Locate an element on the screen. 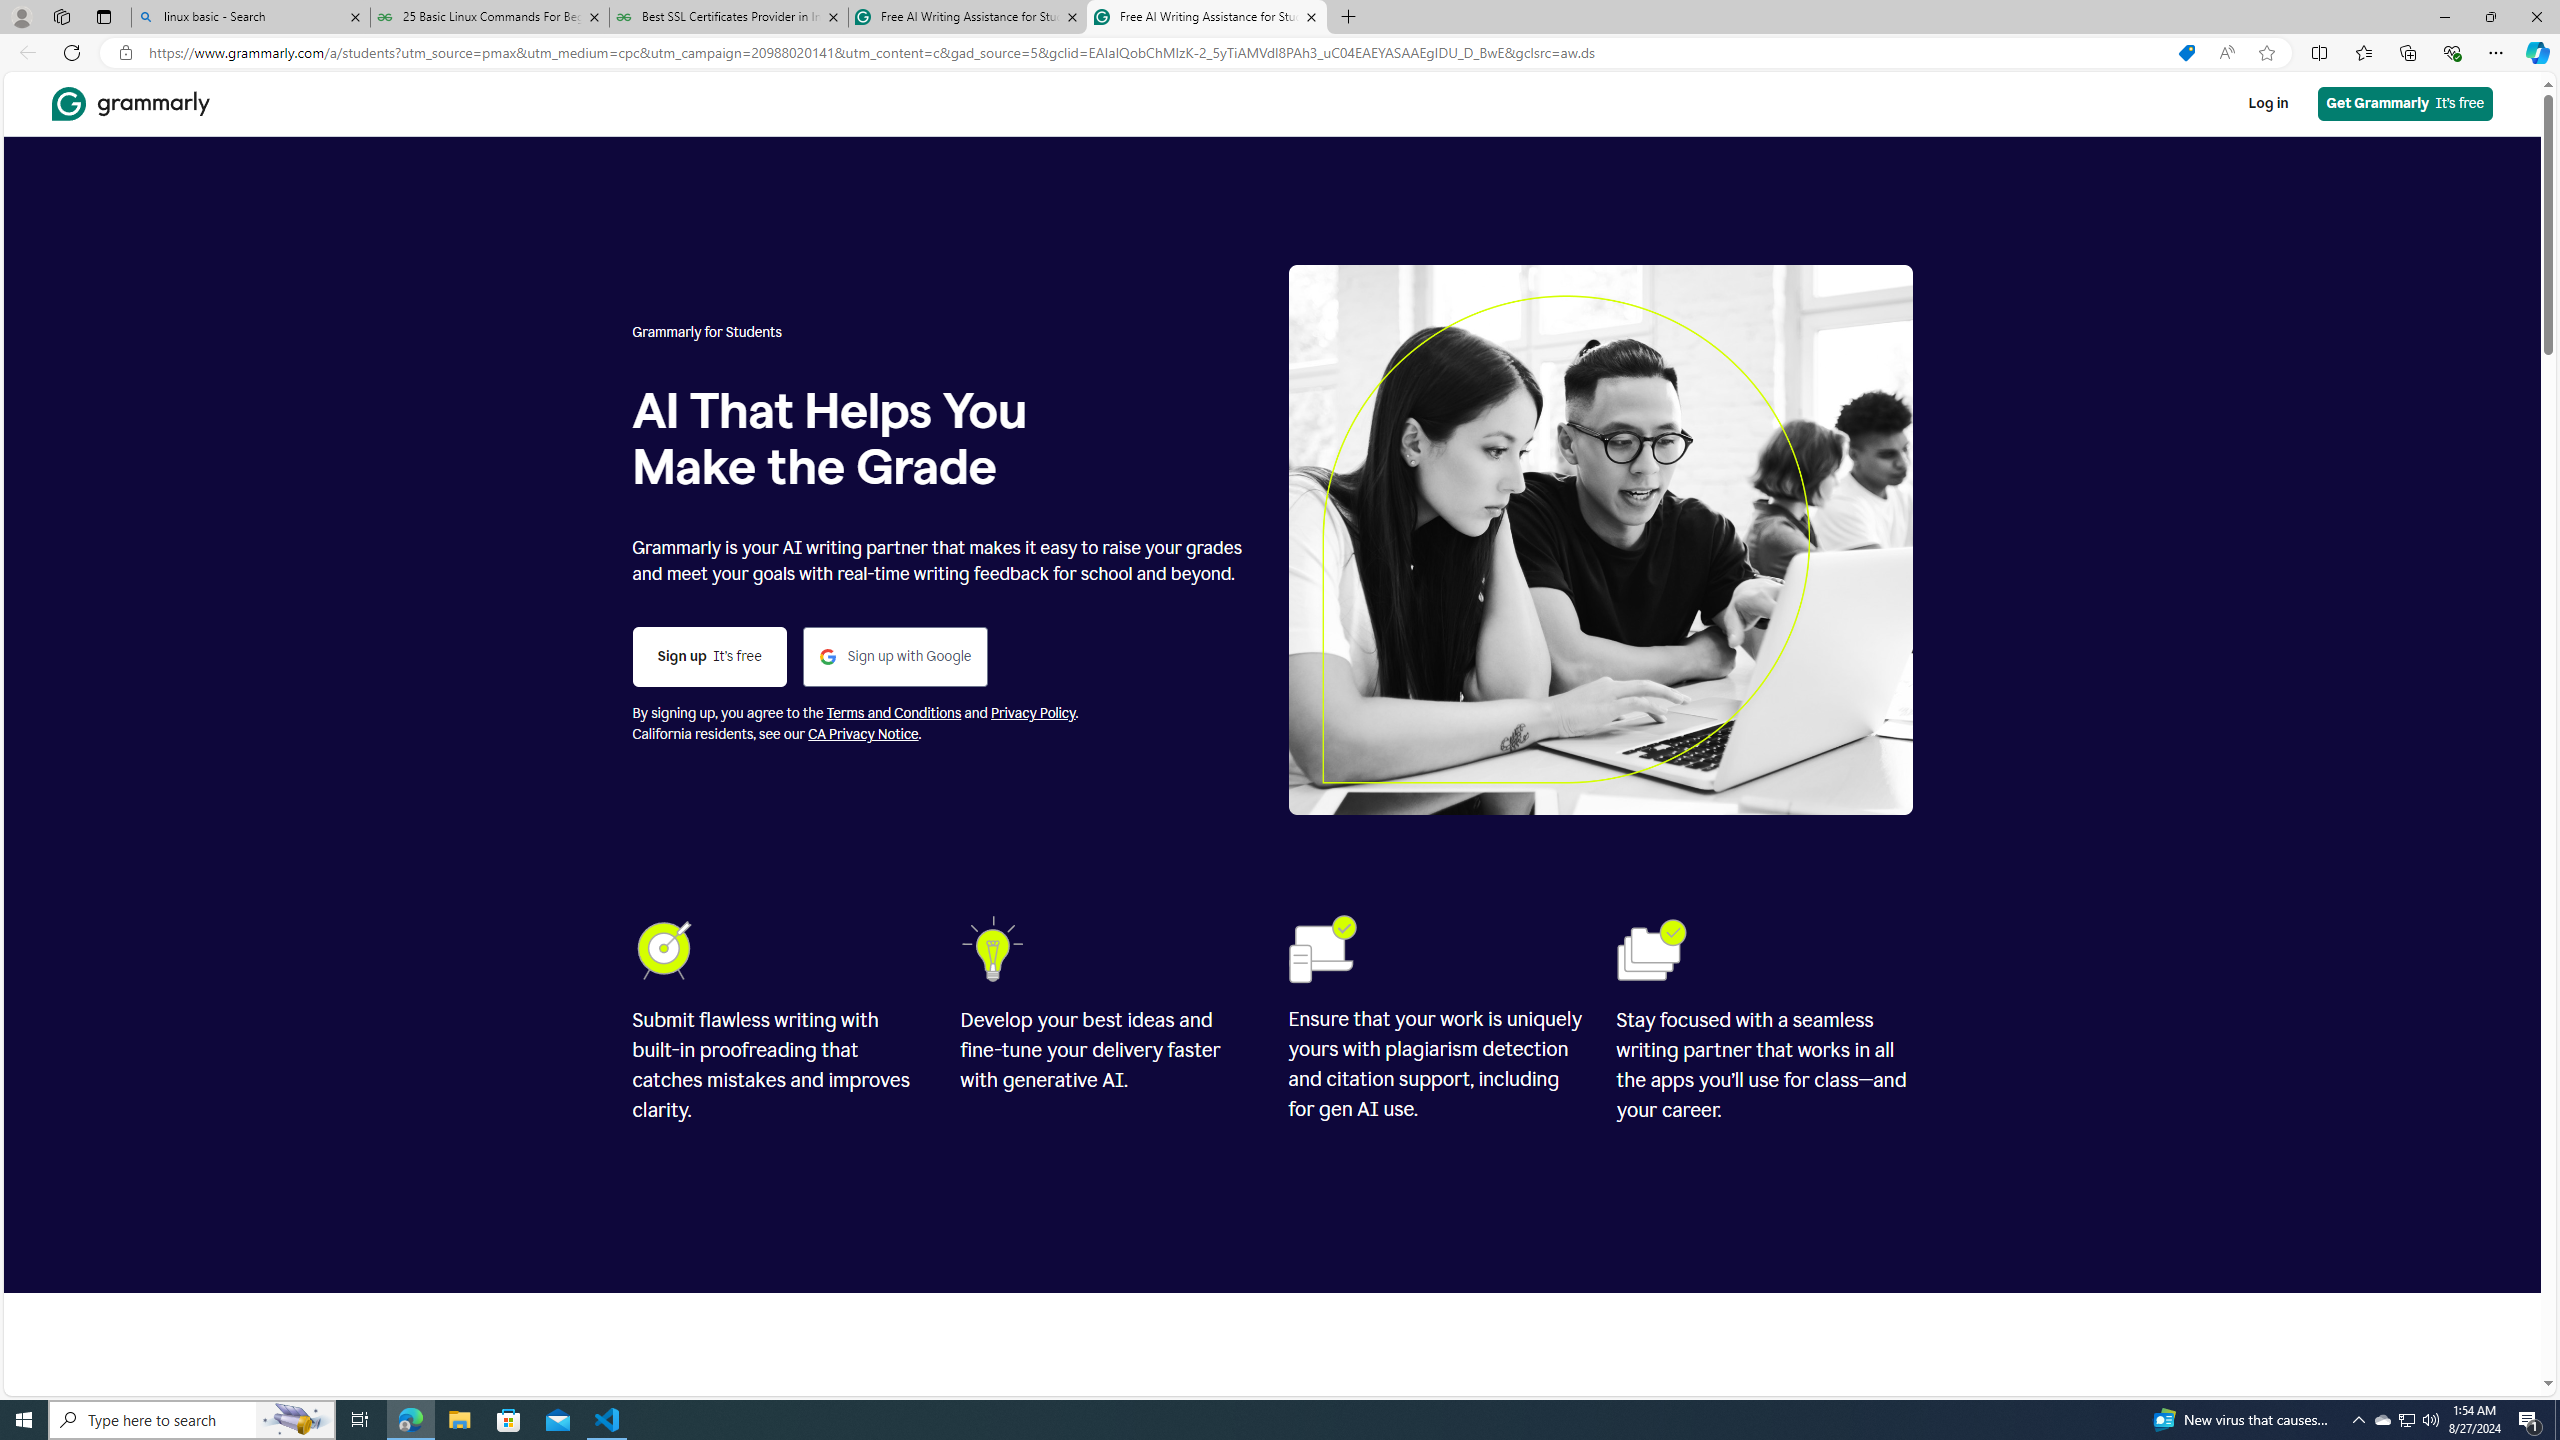 Image resolution: width=2560 pixels, height=1440 pixels. 'Lightbulb' is located at coordinates (994, 949).